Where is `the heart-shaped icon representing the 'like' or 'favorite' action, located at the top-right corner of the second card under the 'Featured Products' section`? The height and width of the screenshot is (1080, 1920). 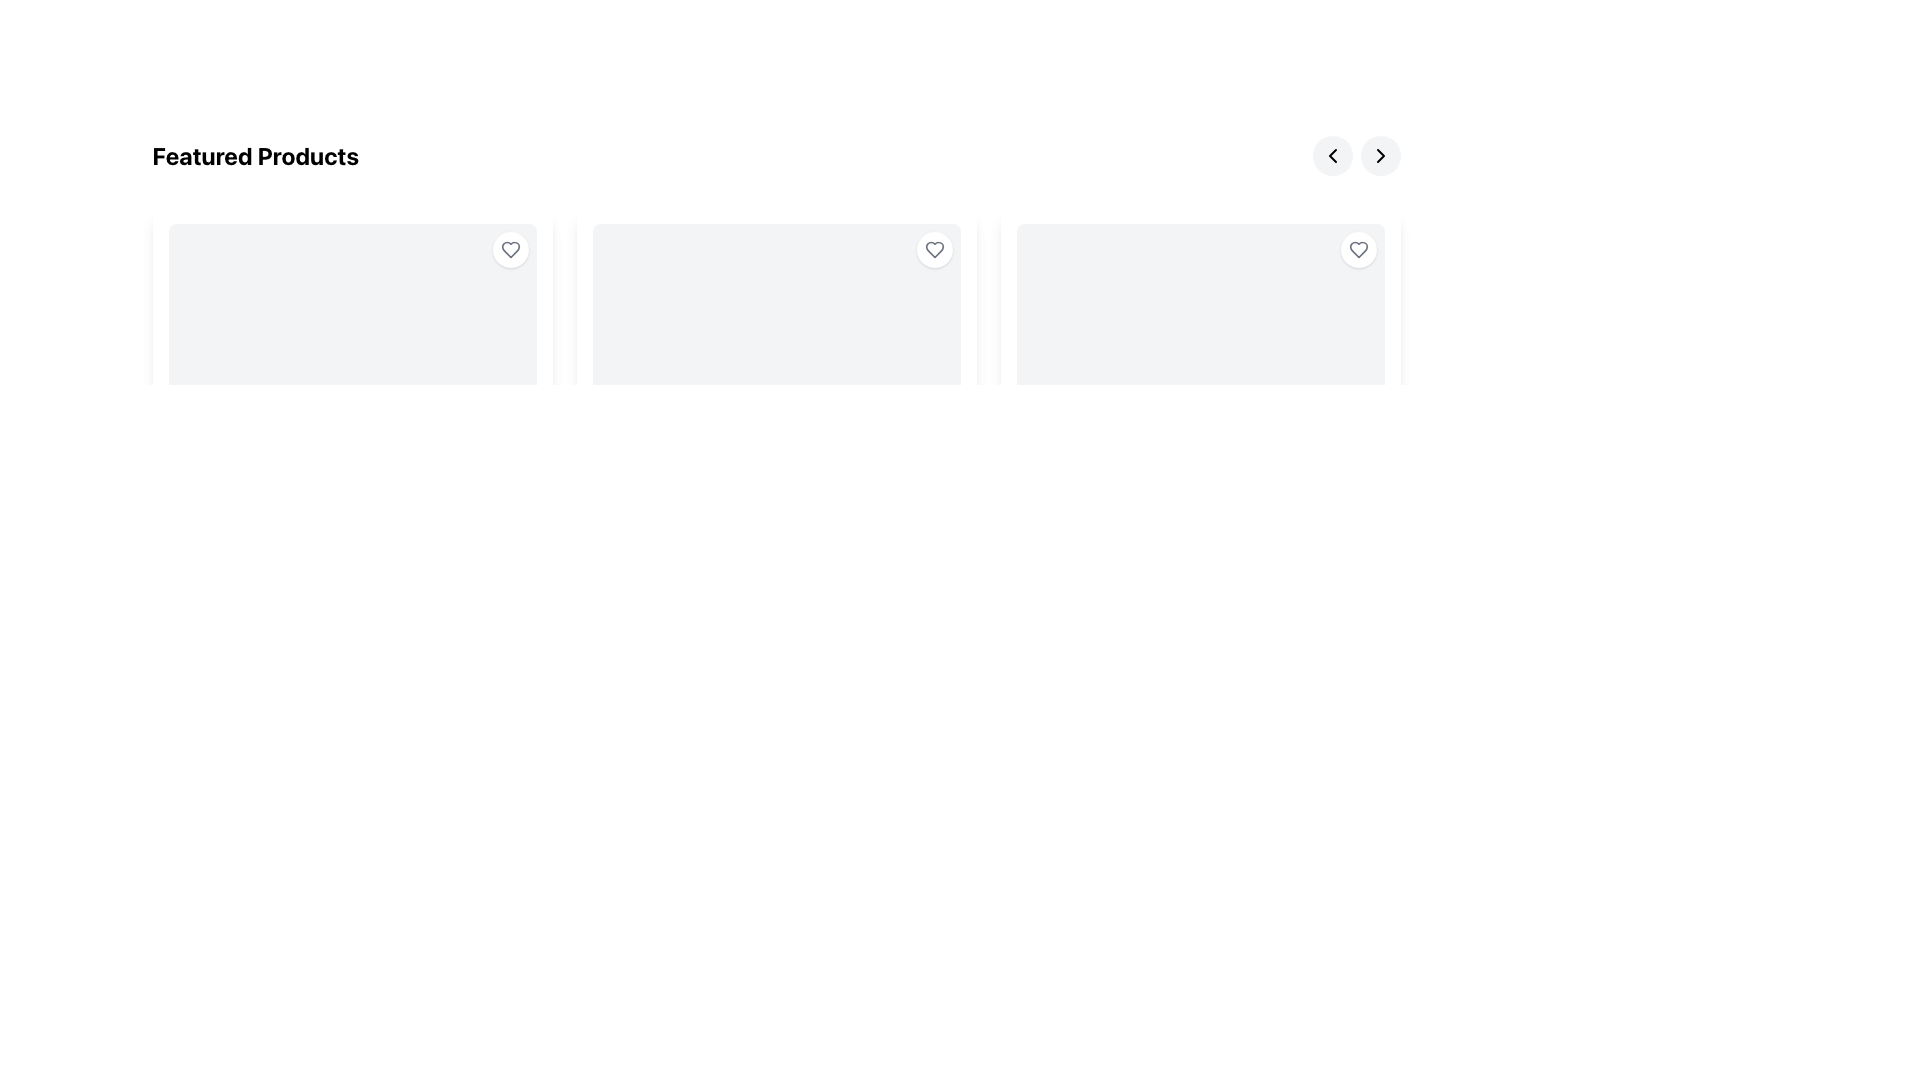 the heart-shaped icon representing the 'like' or 'favorite' action, located at the top-right corner of the second card under the 'Featured Products' section is located at coordinates (933, 249).